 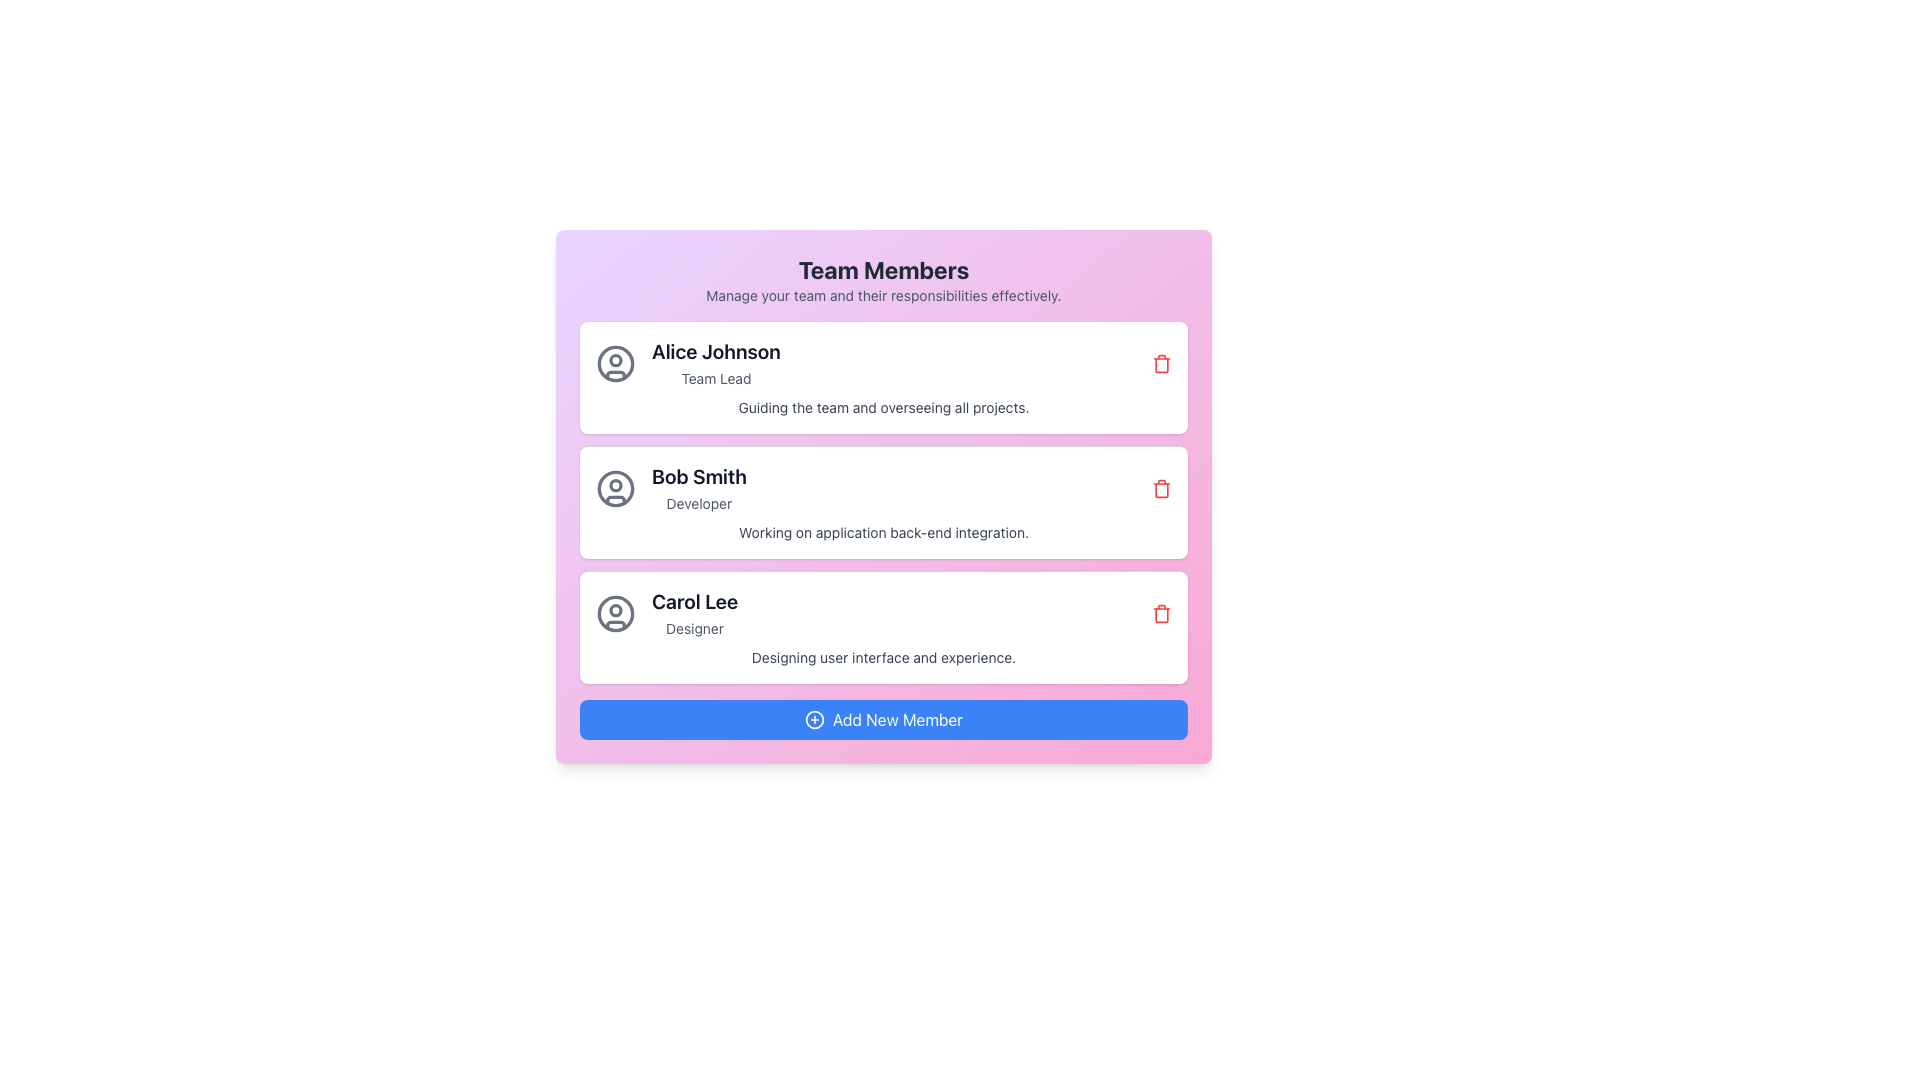 What do you see at coordinates (716, 350) in the screenshot?
I see `text label displaying the name 'Alice Johnson', which is a prominent title in a bold, dark gray font, located at the top of the member's details card` at bounding box center [716, 350].